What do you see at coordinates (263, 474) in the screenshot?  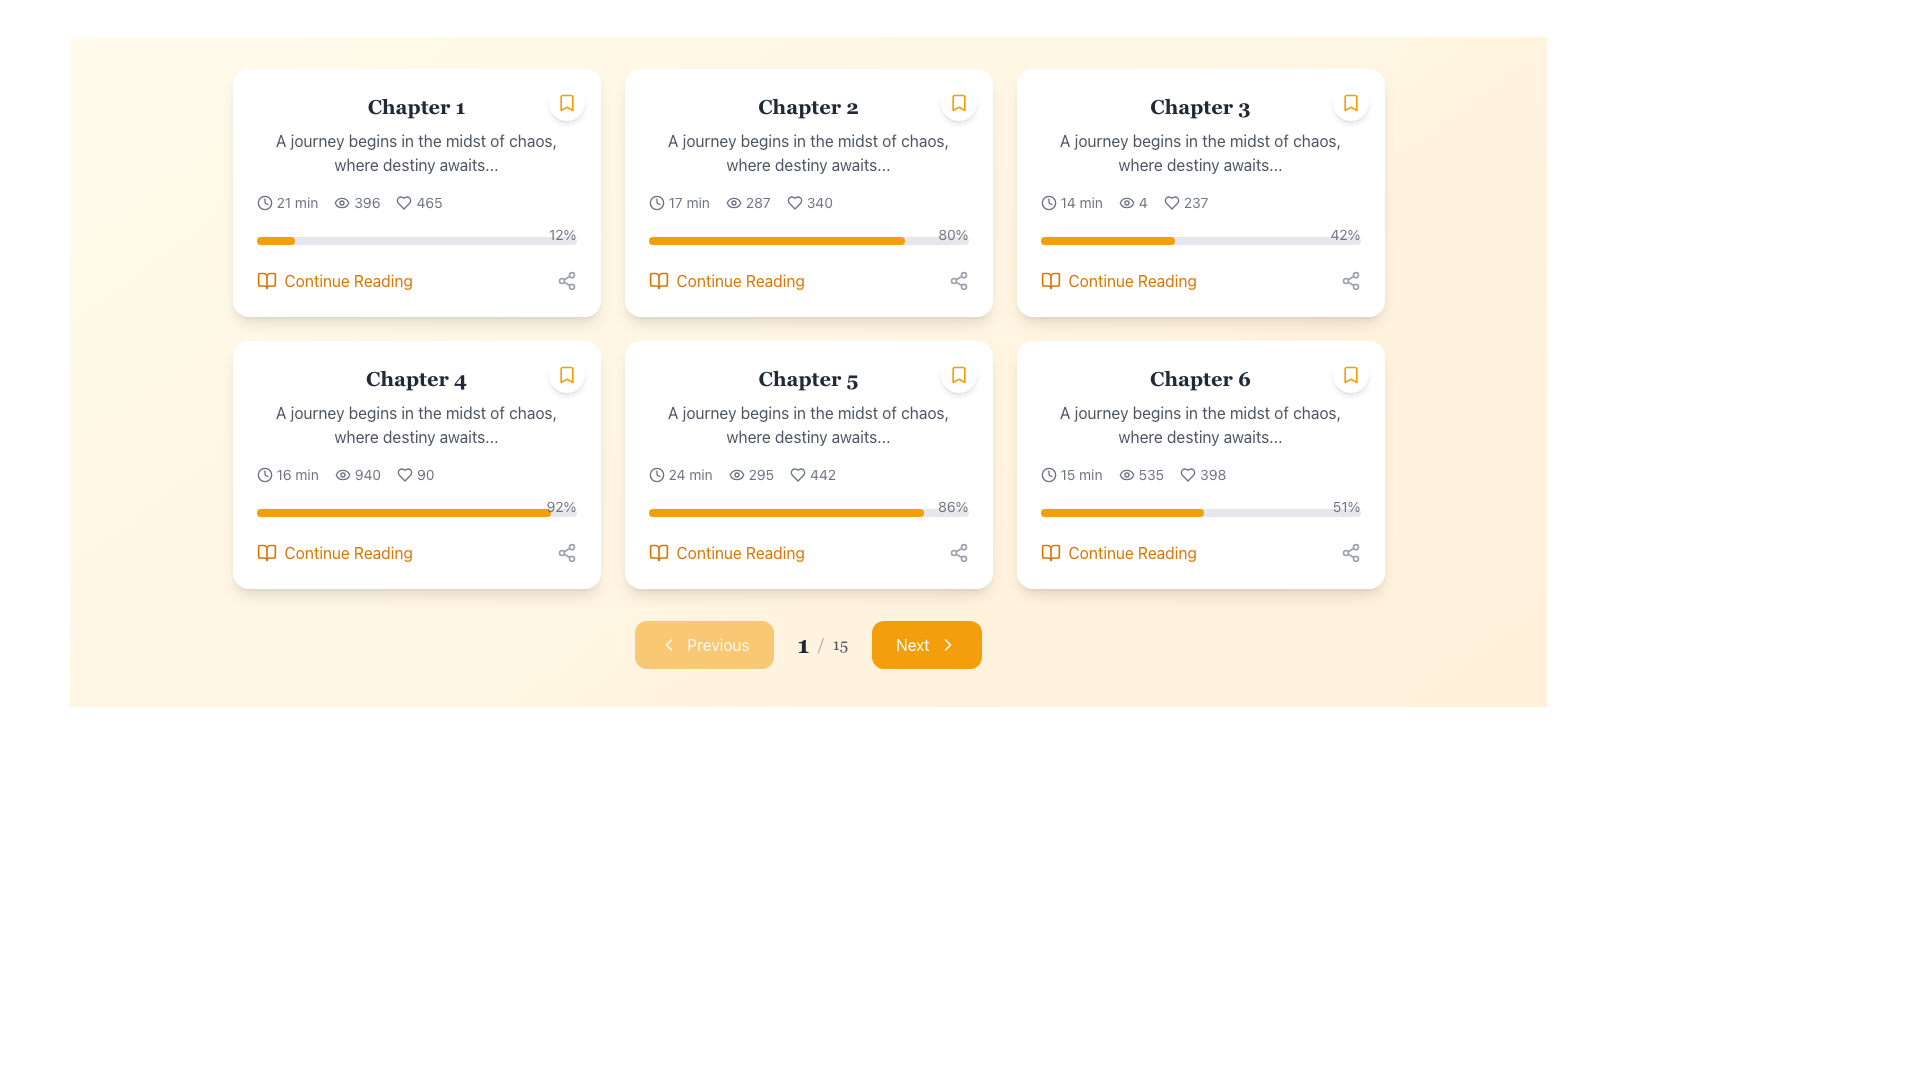 I see `the estimated reading time icon located to the left of the '16 min' text in the details area of the 'Chapter 4' card` at bounding box center [263, 474].